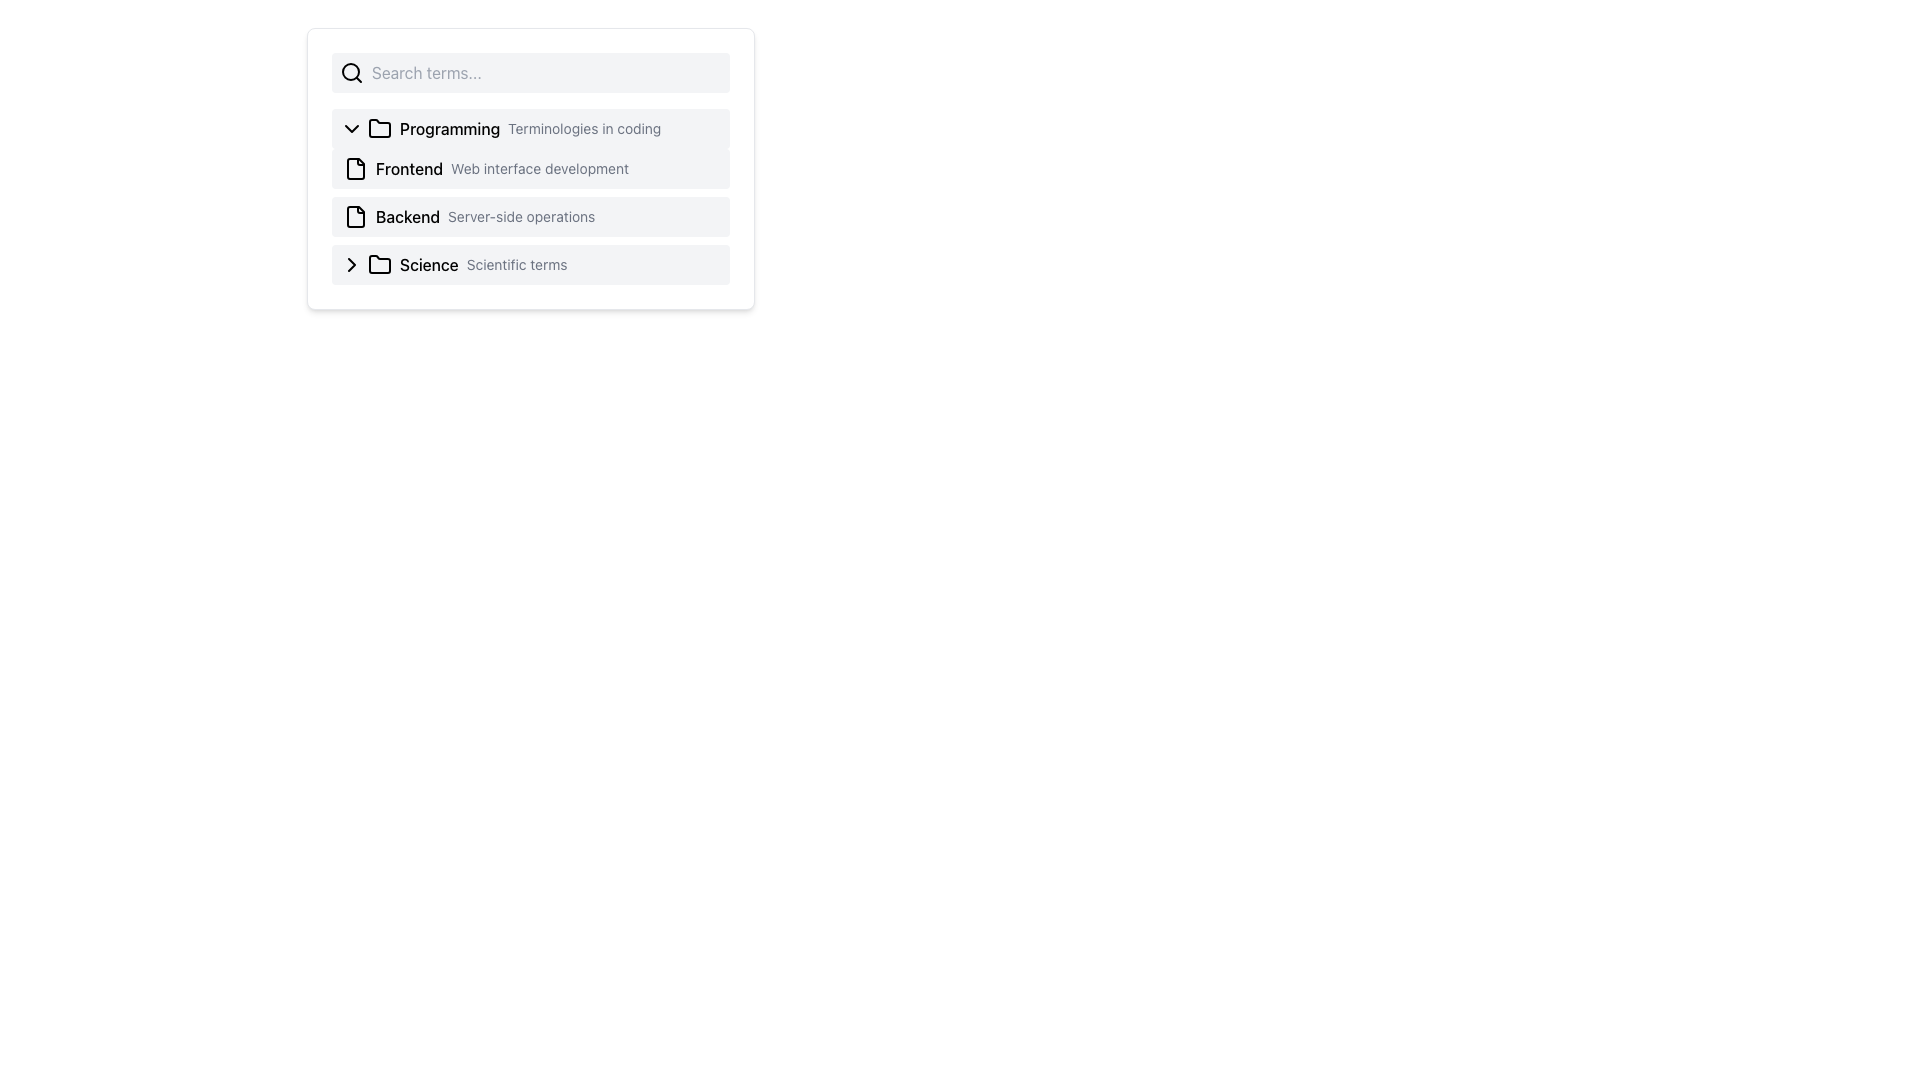  I want to click on the 'Programming' Collapsible List Header, so click(531, 128).